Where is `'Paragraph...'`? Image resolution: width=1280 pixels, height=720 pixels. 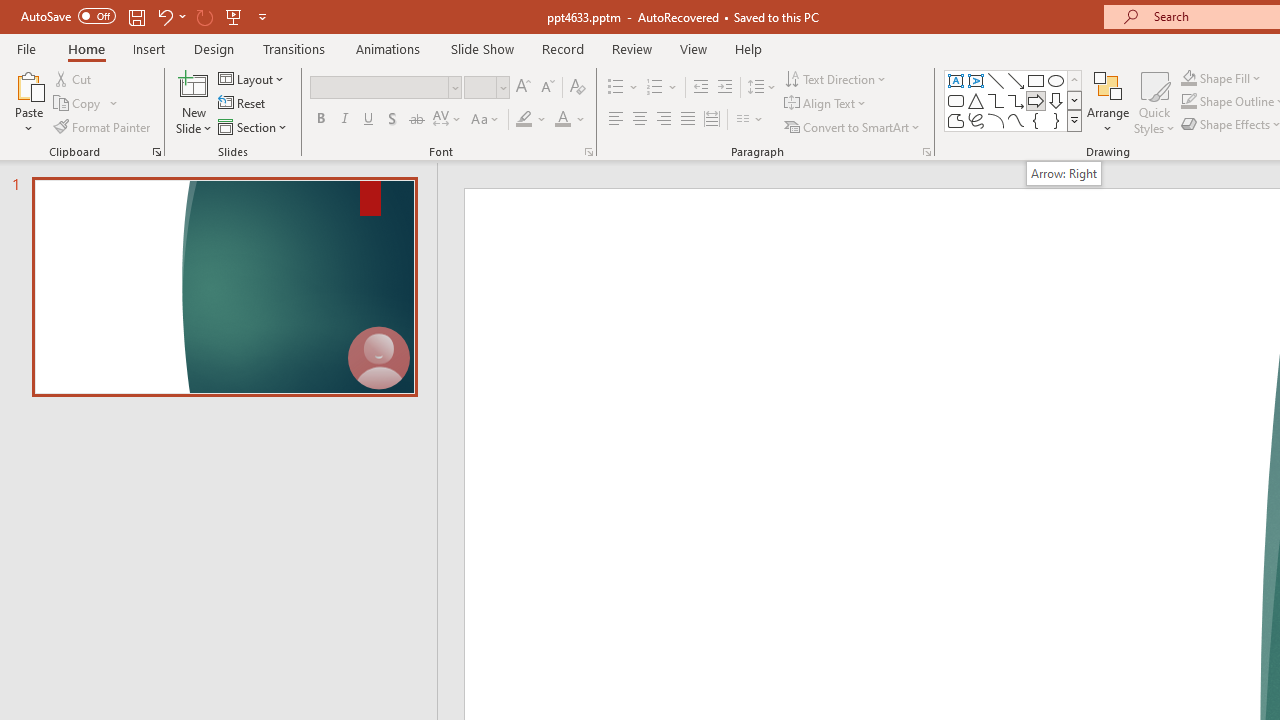 'Paragraph...' is located at coordinates (925, 150).